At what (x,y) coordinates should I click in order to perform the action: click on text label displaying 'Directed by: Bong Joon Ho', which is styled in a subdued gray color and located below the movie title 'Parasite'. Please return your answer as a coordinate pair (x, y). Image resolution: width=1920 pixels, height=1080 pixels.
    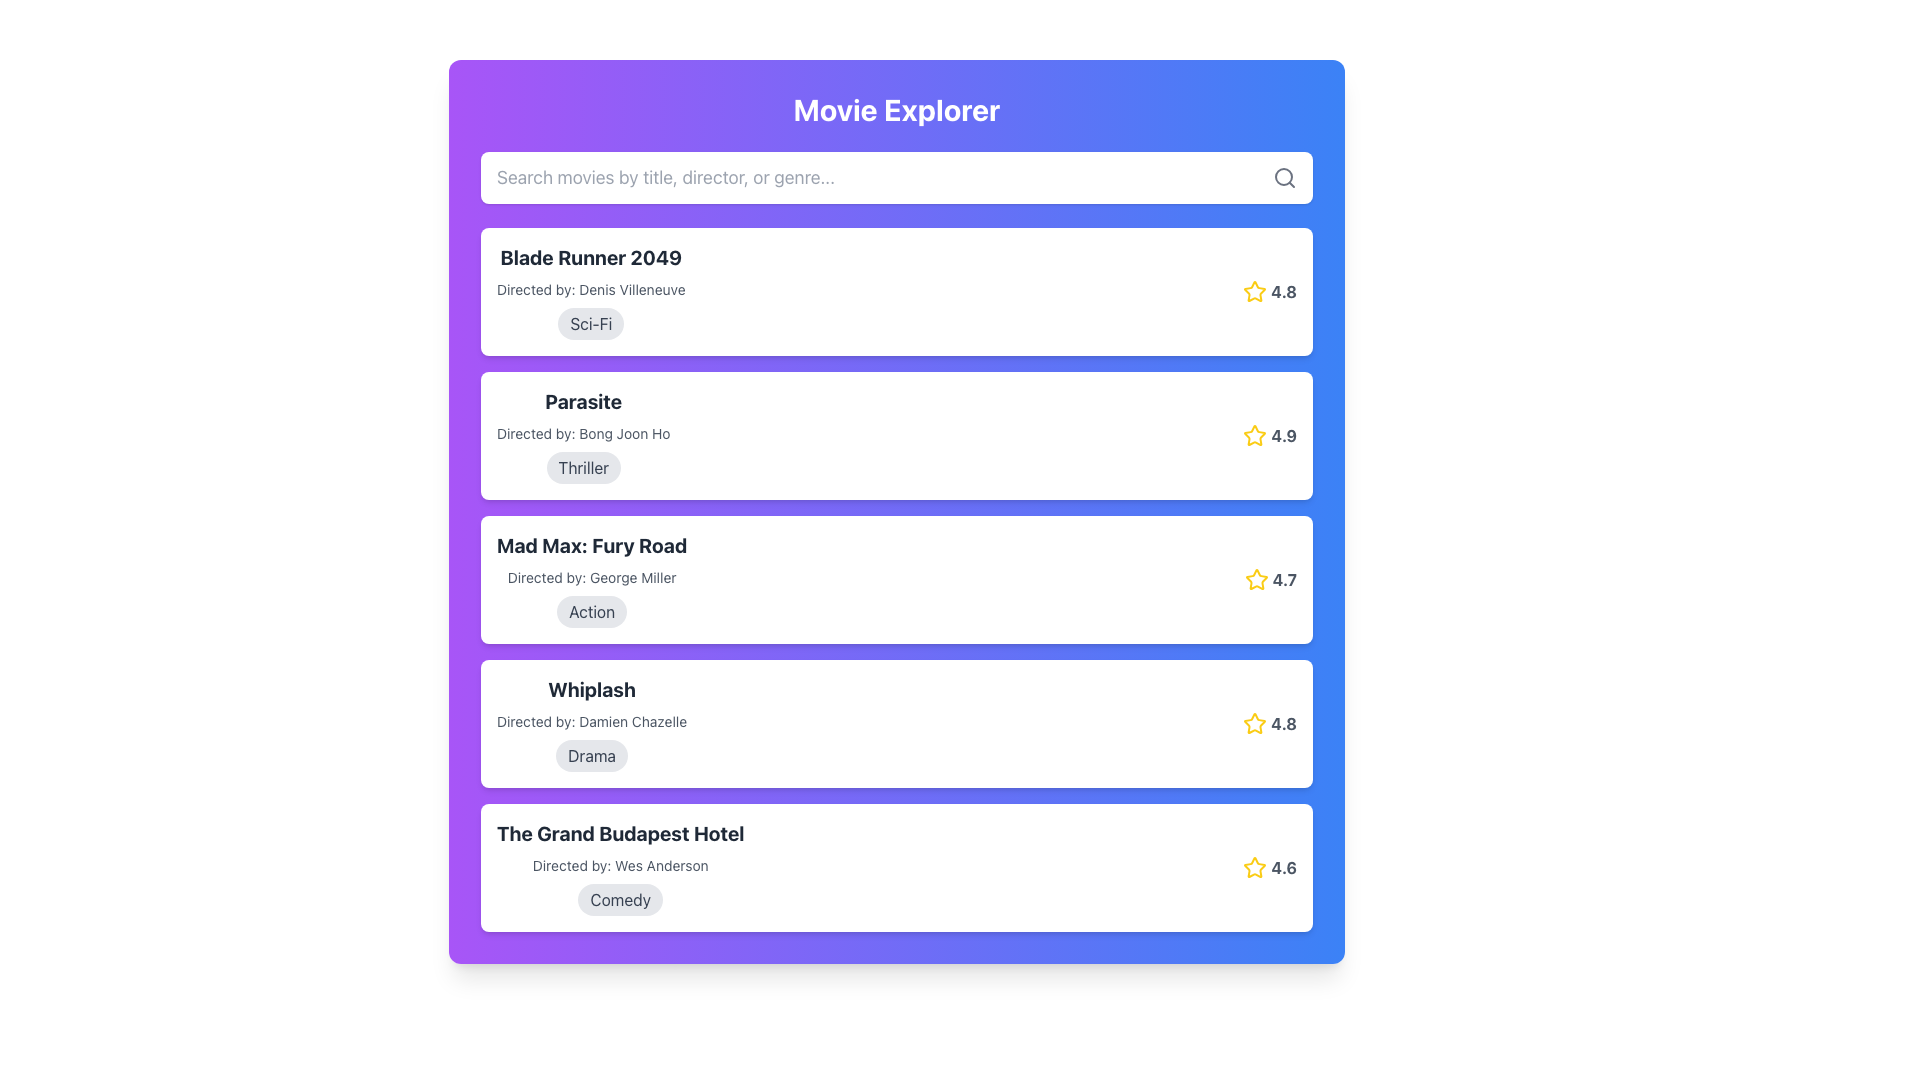
    Looking at the image, I should click on (582, 433).